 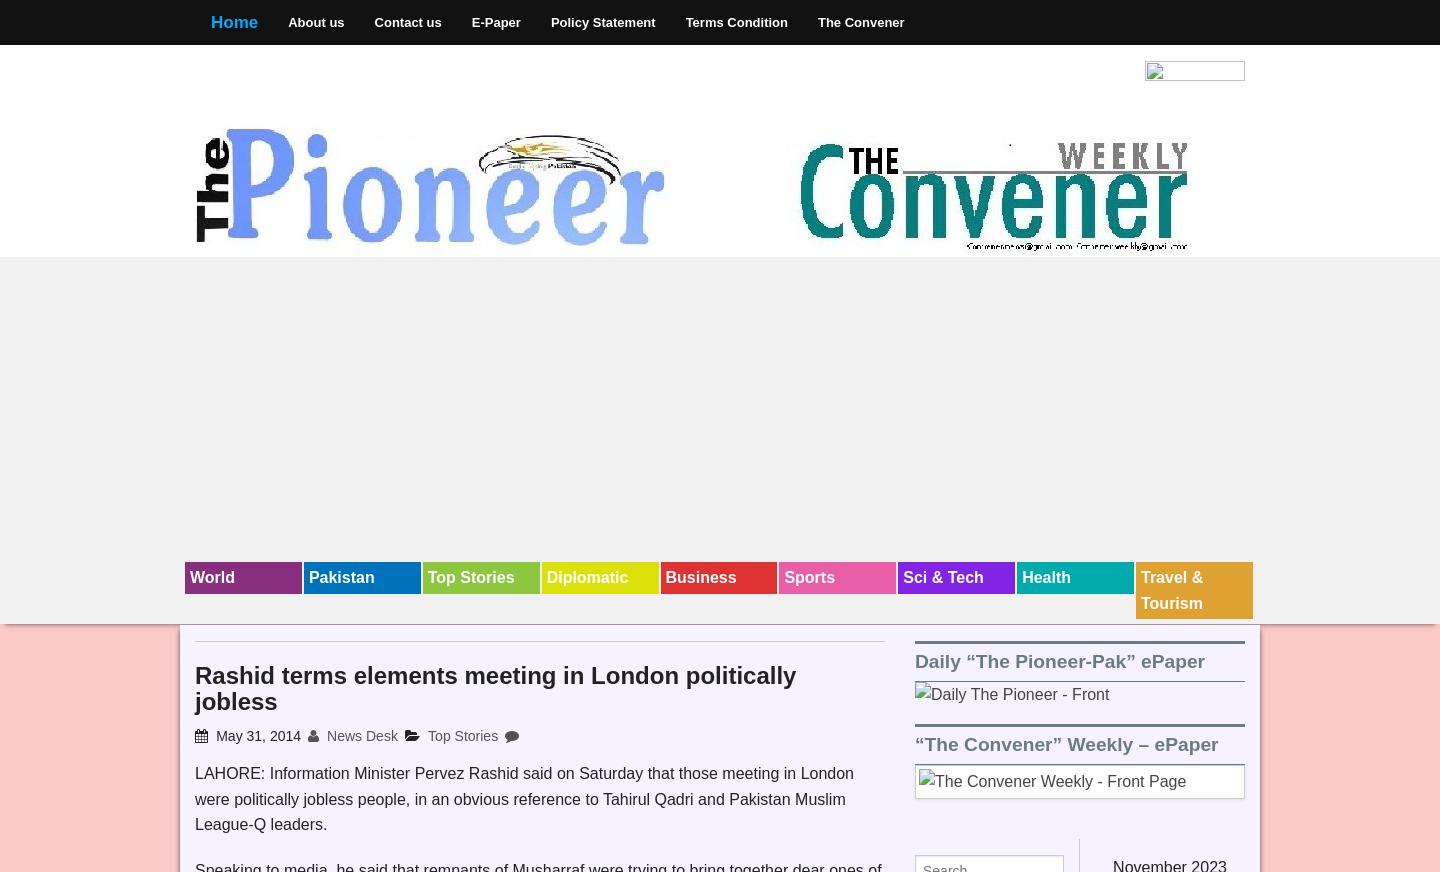 I want to click on 'Rashid terms elements meeting in London politically jobless', so click(x=494, y=687).